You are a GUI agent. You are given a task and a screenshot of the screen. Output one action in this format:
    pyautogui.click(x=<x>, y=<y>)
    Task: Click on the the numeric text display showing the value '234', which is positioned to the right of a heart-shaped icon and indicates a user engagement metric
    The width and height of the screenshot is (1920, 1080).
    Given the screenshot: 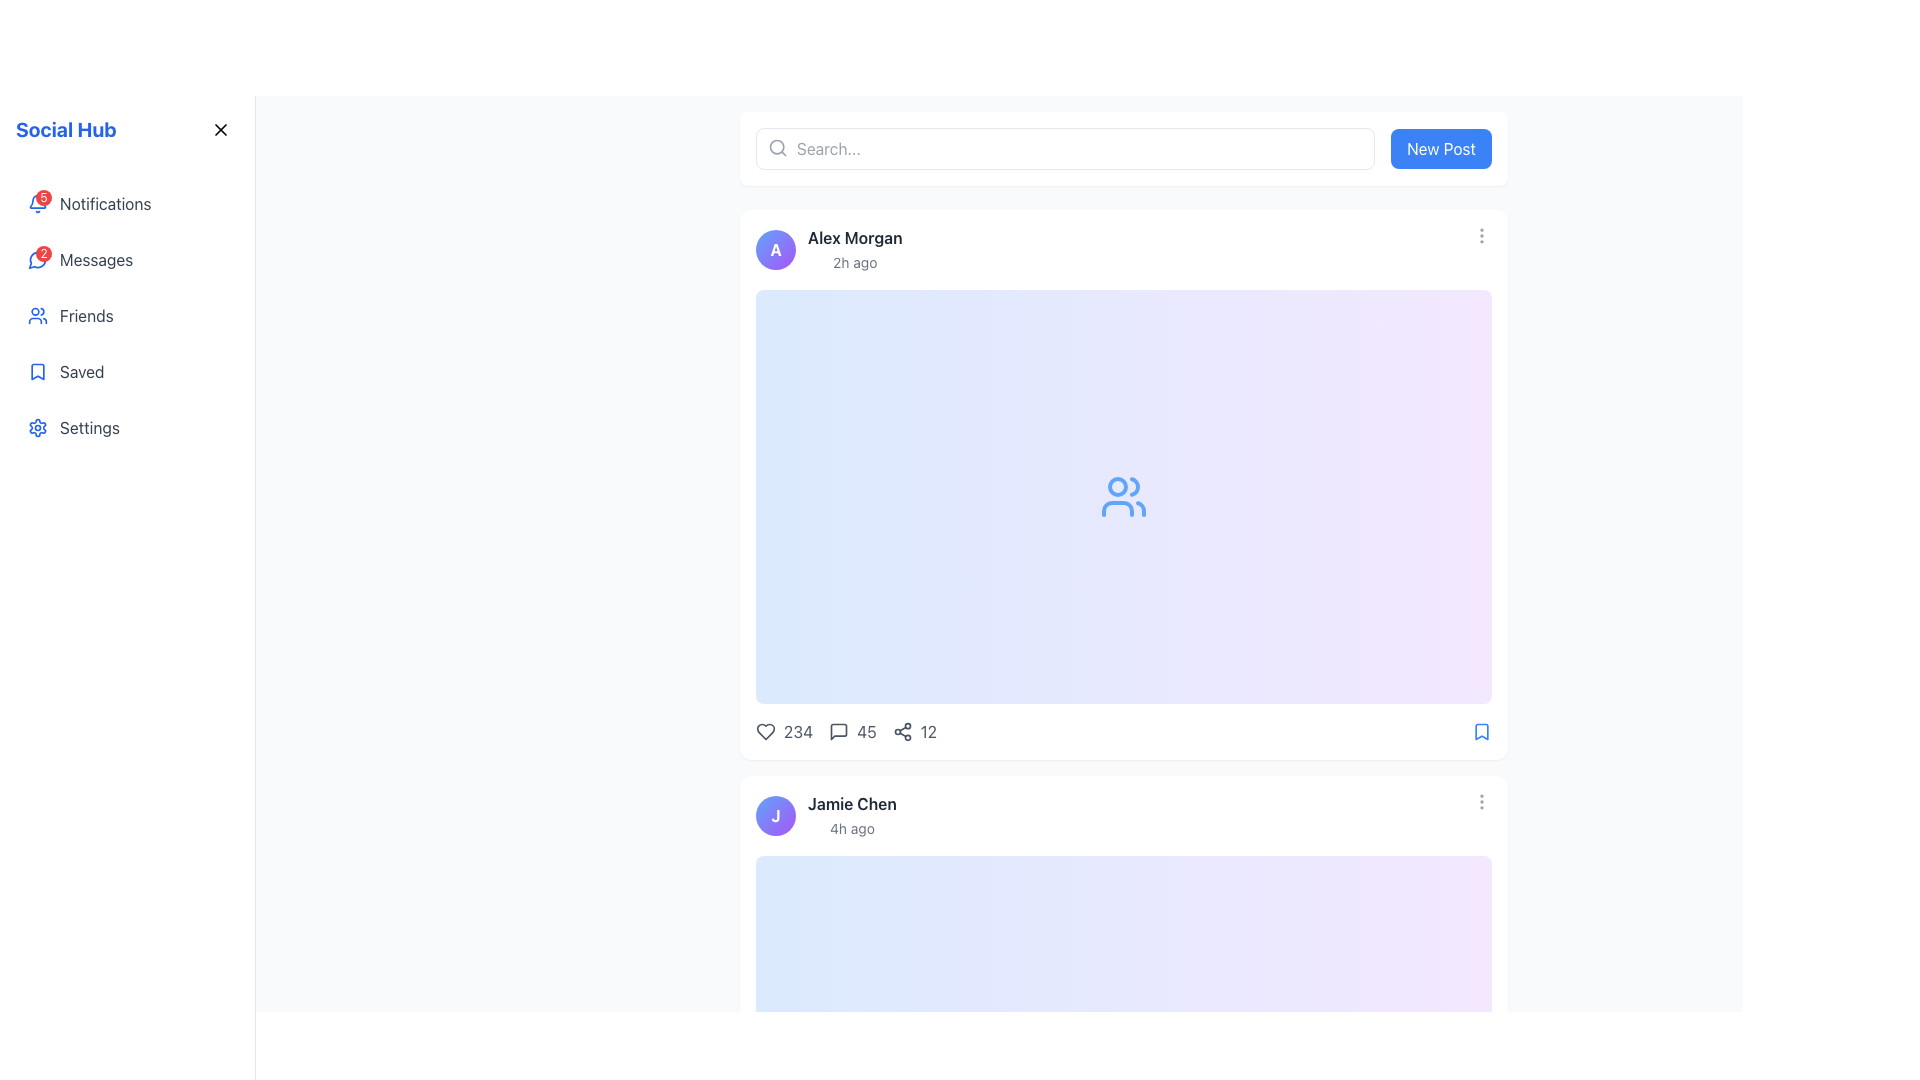 What is the action you would take?
    pyautogui.click(x=797, y=732)
    